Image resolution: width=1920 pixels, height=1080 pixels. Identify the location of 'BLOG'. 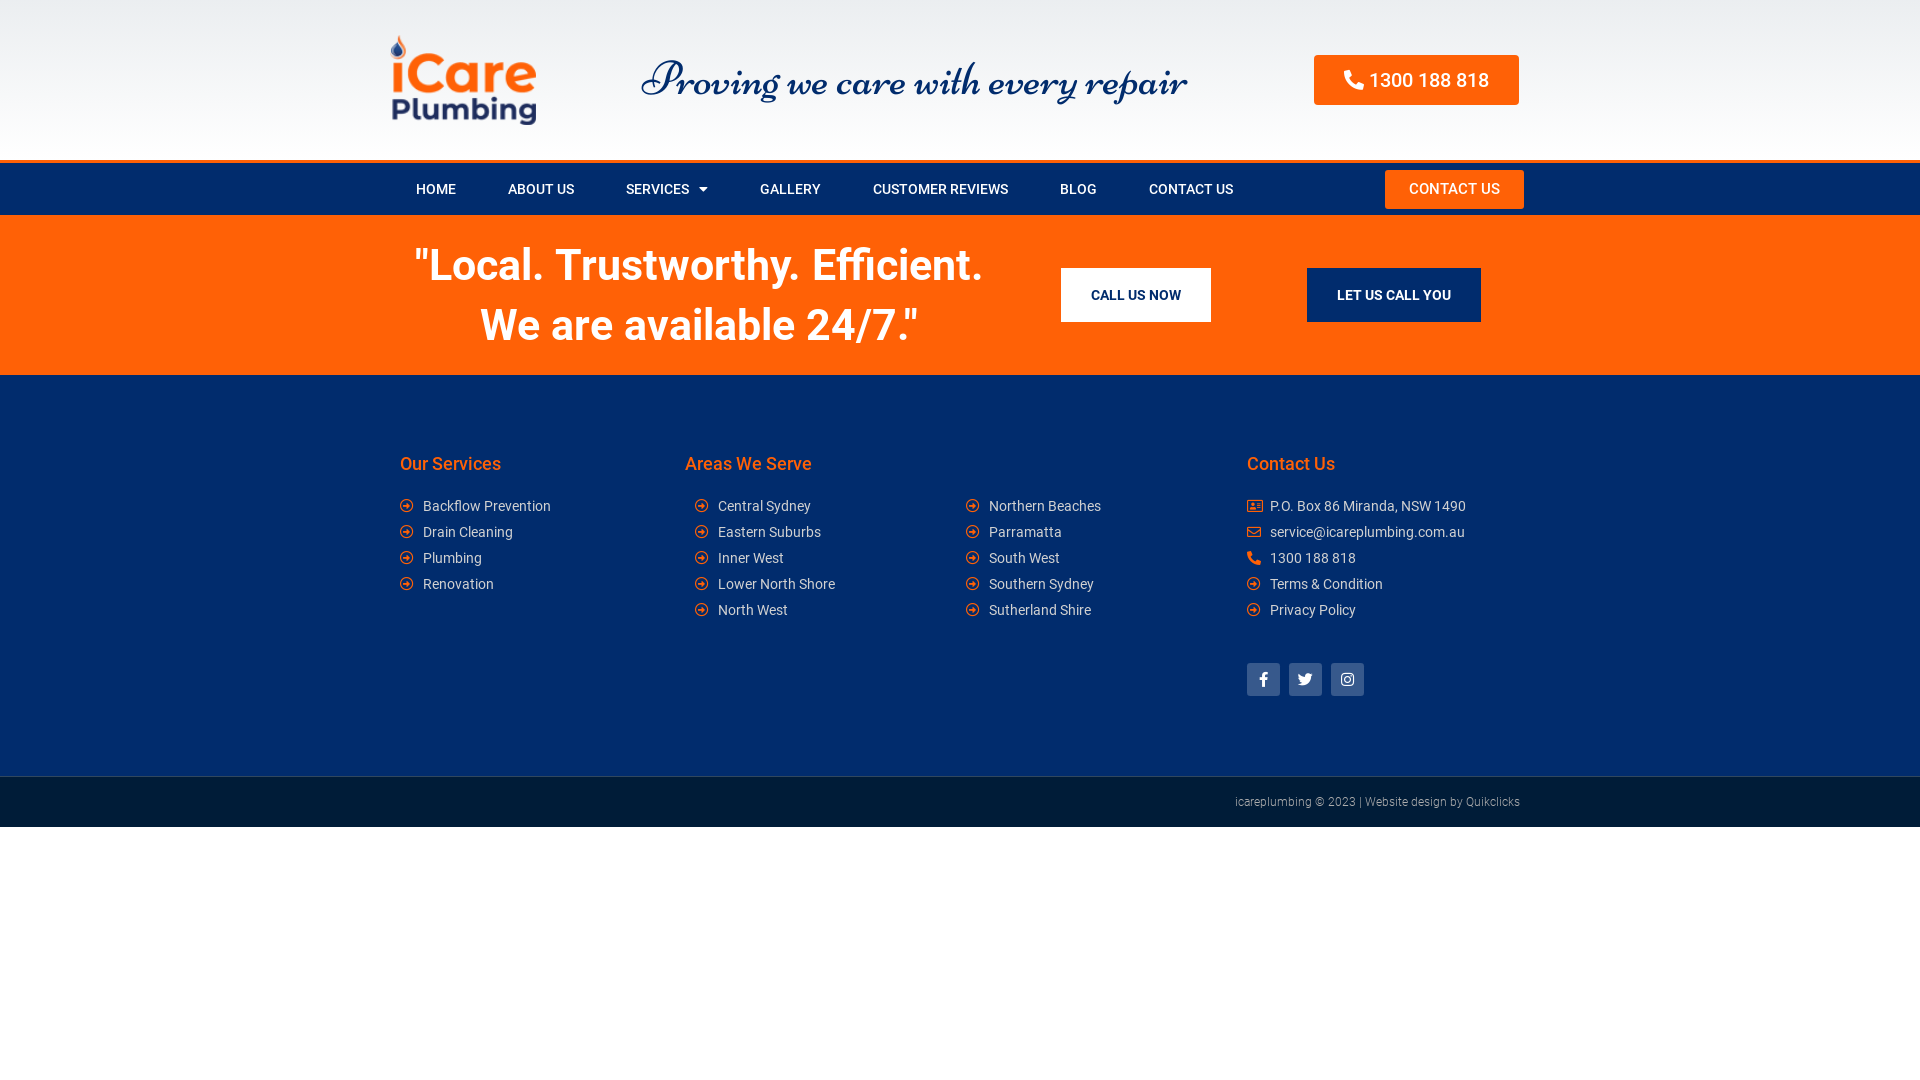
(1033, 189).